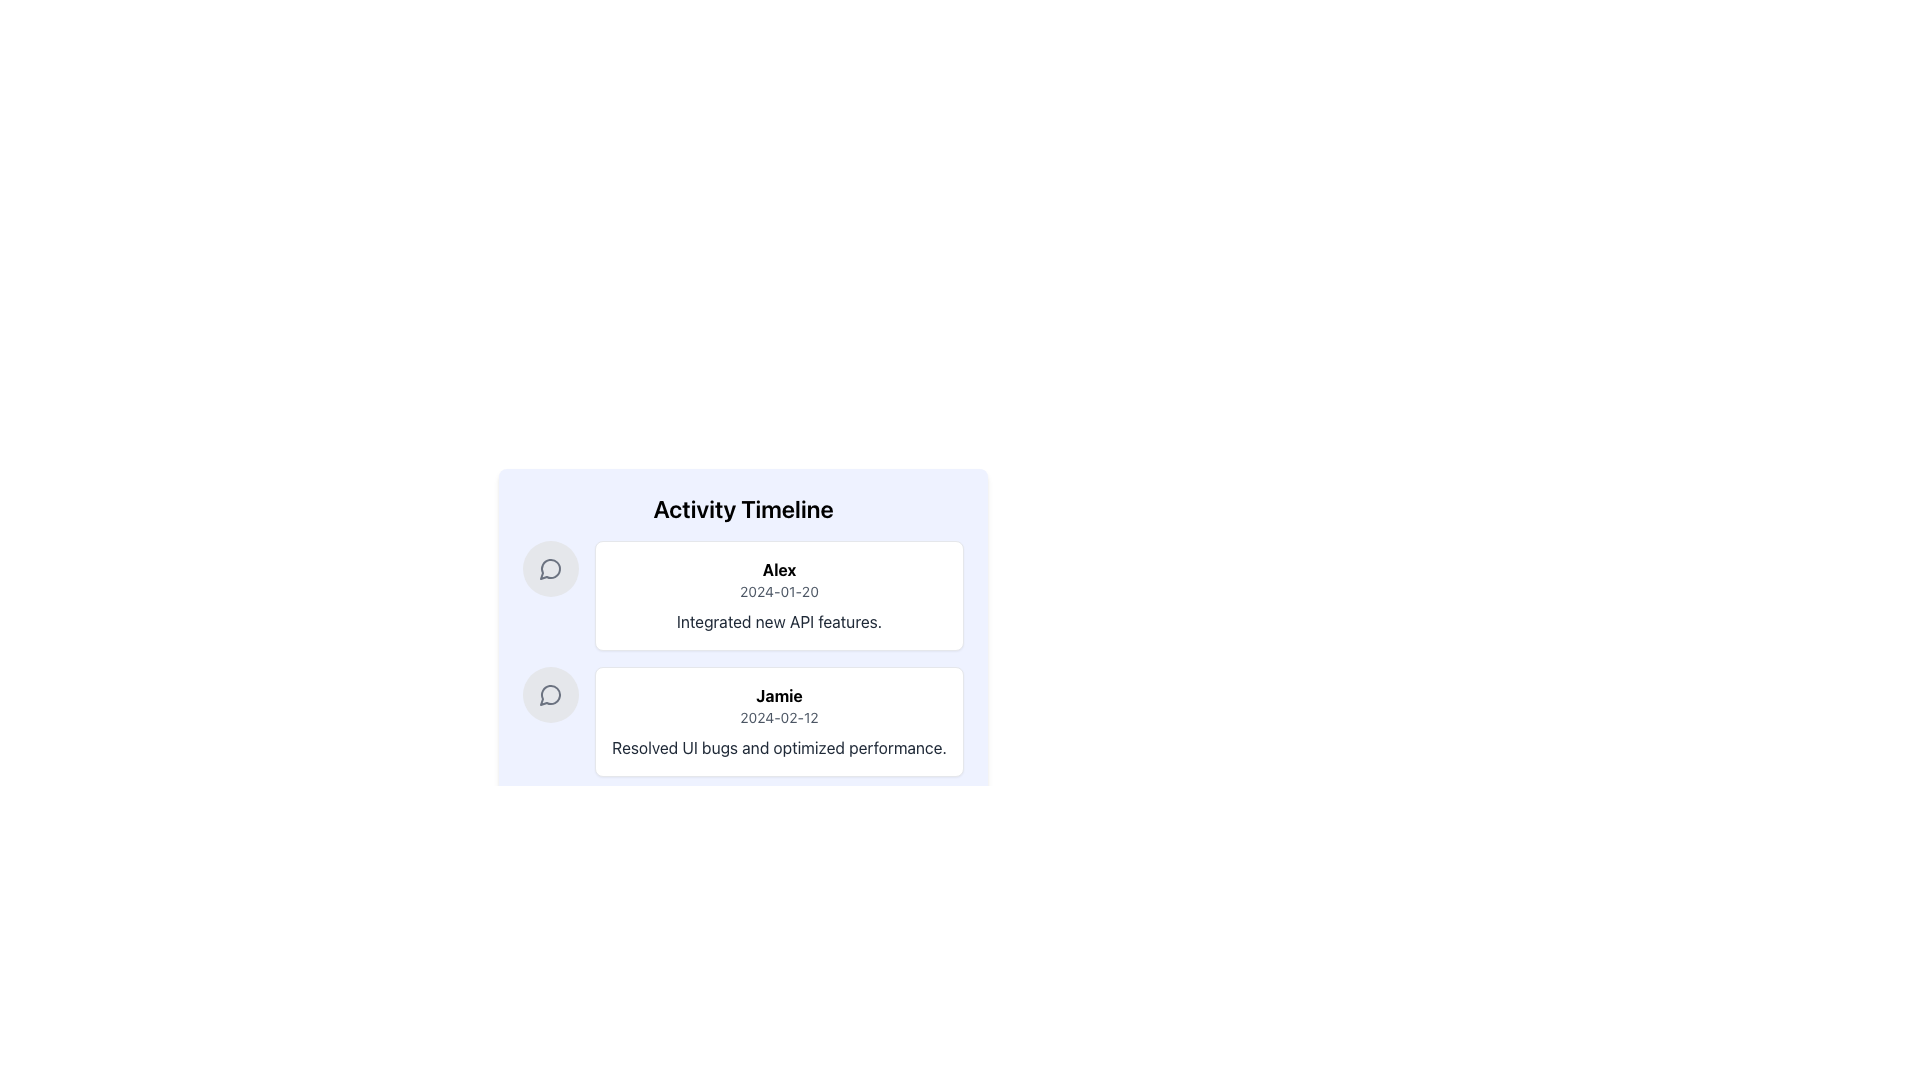 The width and height of the screenshot is (1920, 1080). What do you see at coordinates (742, 614) in the screenshot?
I see `the Informational text element that displays details about the activity involving 'Alex' on '2024-01-20' with the description 'Integrated new API features.'` at bounding box center [742, 614].